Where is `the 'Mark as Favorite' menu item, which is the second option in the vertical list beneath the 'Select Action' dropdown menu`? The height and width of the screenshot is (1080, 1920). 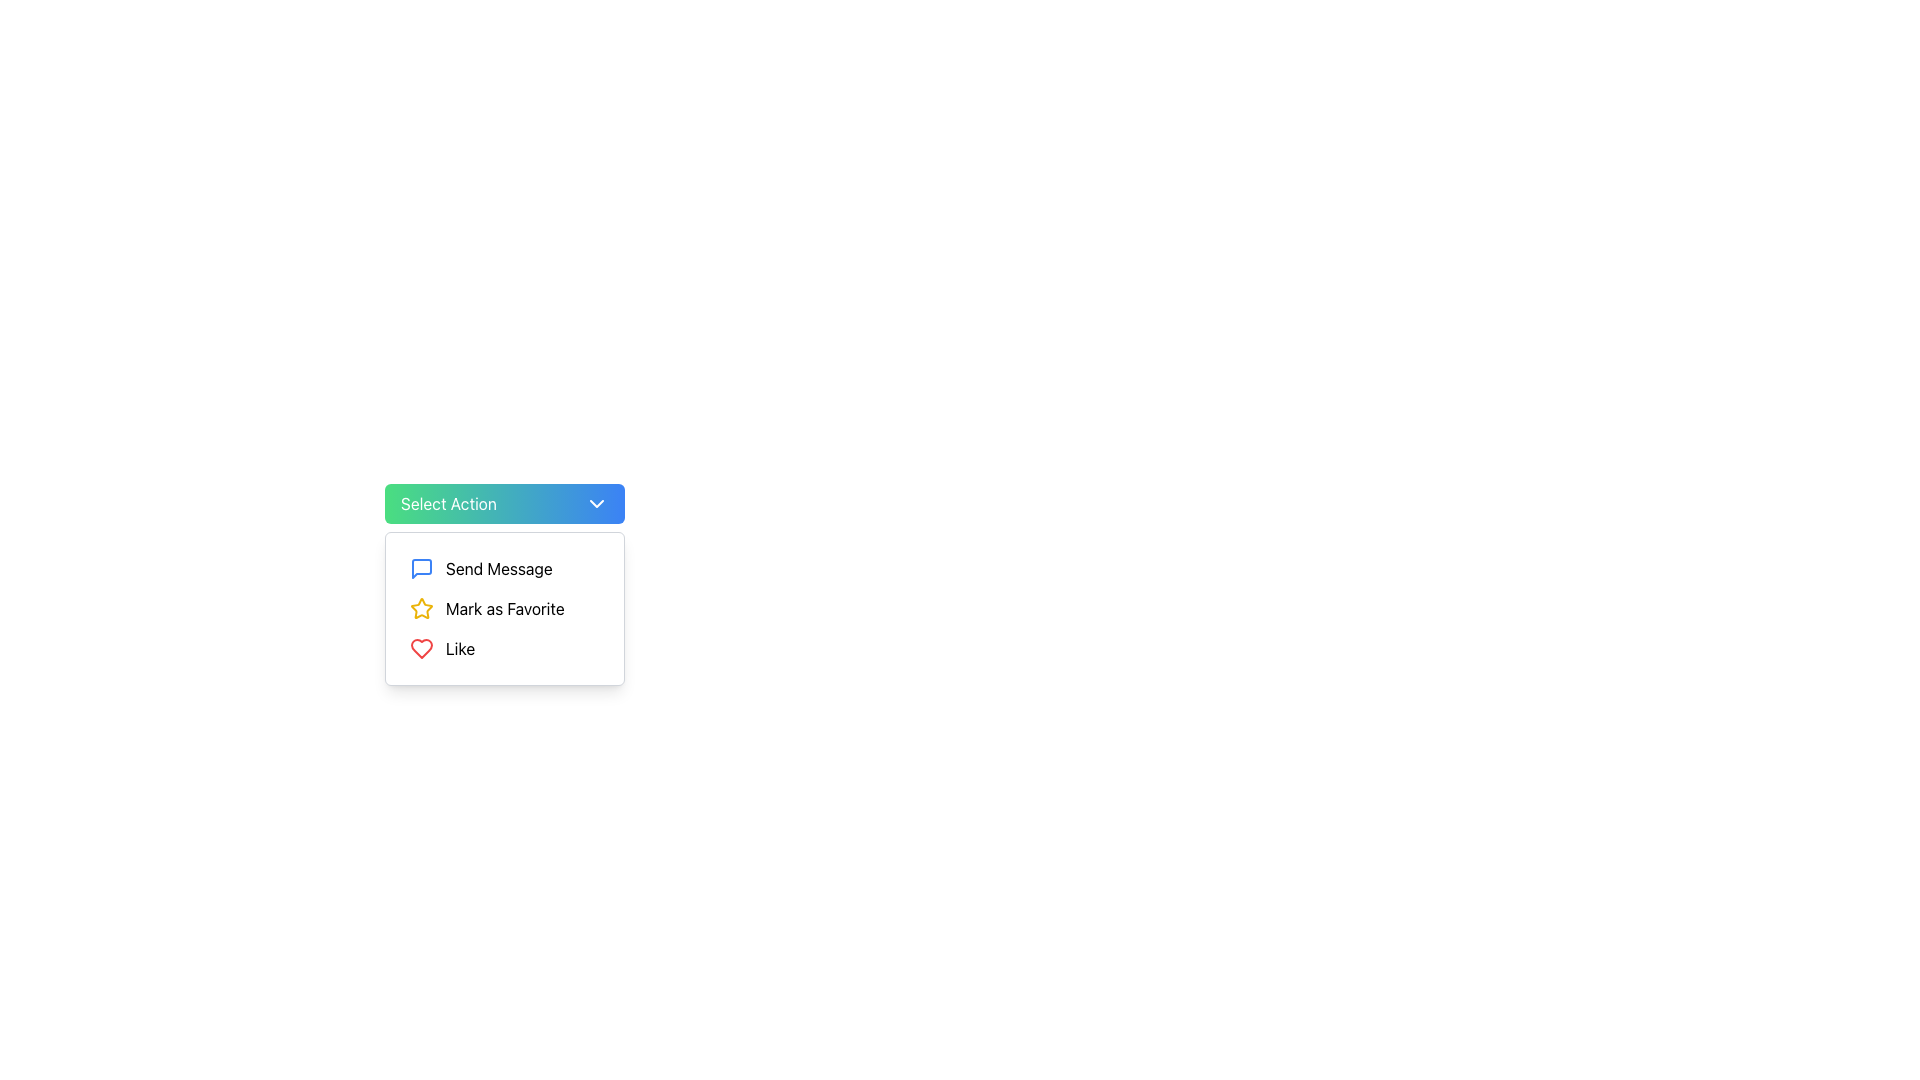 the 'Mark as Favorite' menu item, which is the second option in the vertical list beneath the 'Select Action' dropdown menu is located at coordinates (504, 608).